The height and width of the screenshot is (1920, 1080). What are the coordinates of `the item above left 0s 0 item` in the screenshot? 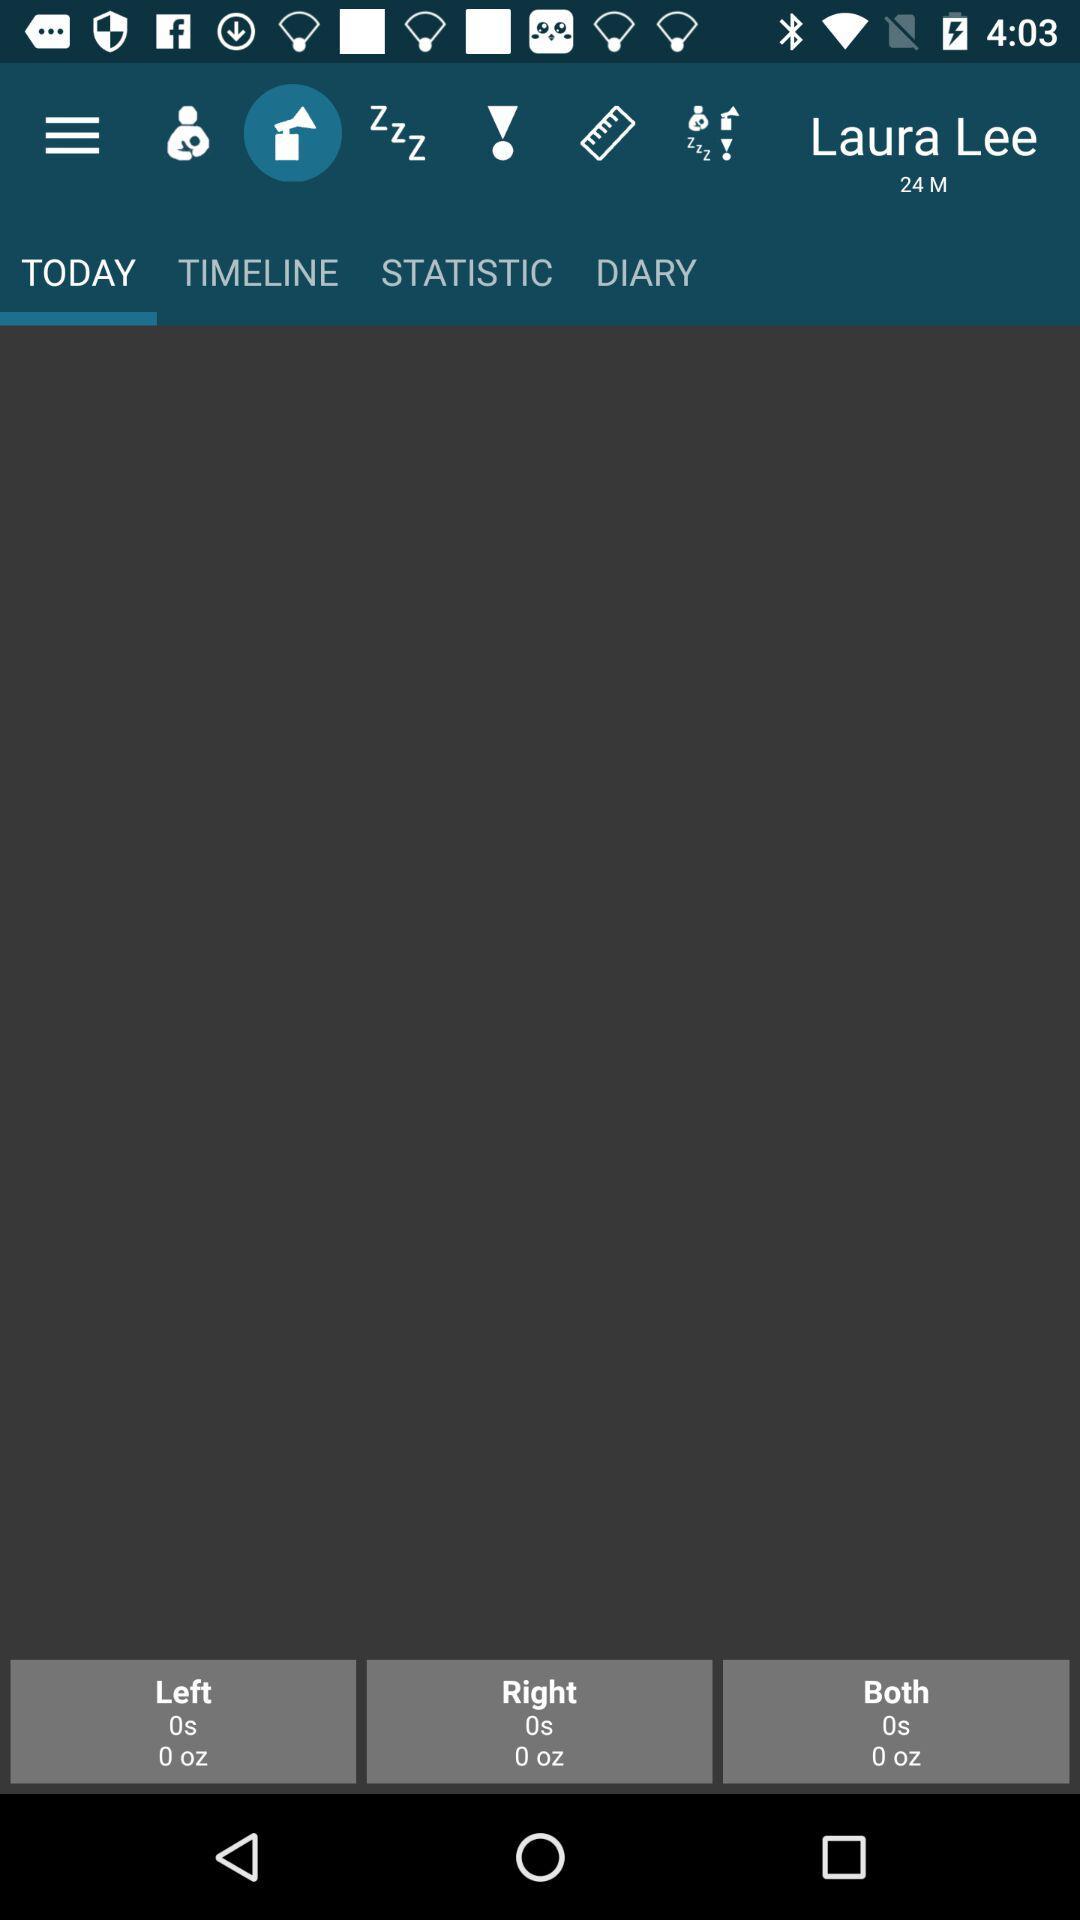 It's located at (540, 1003).